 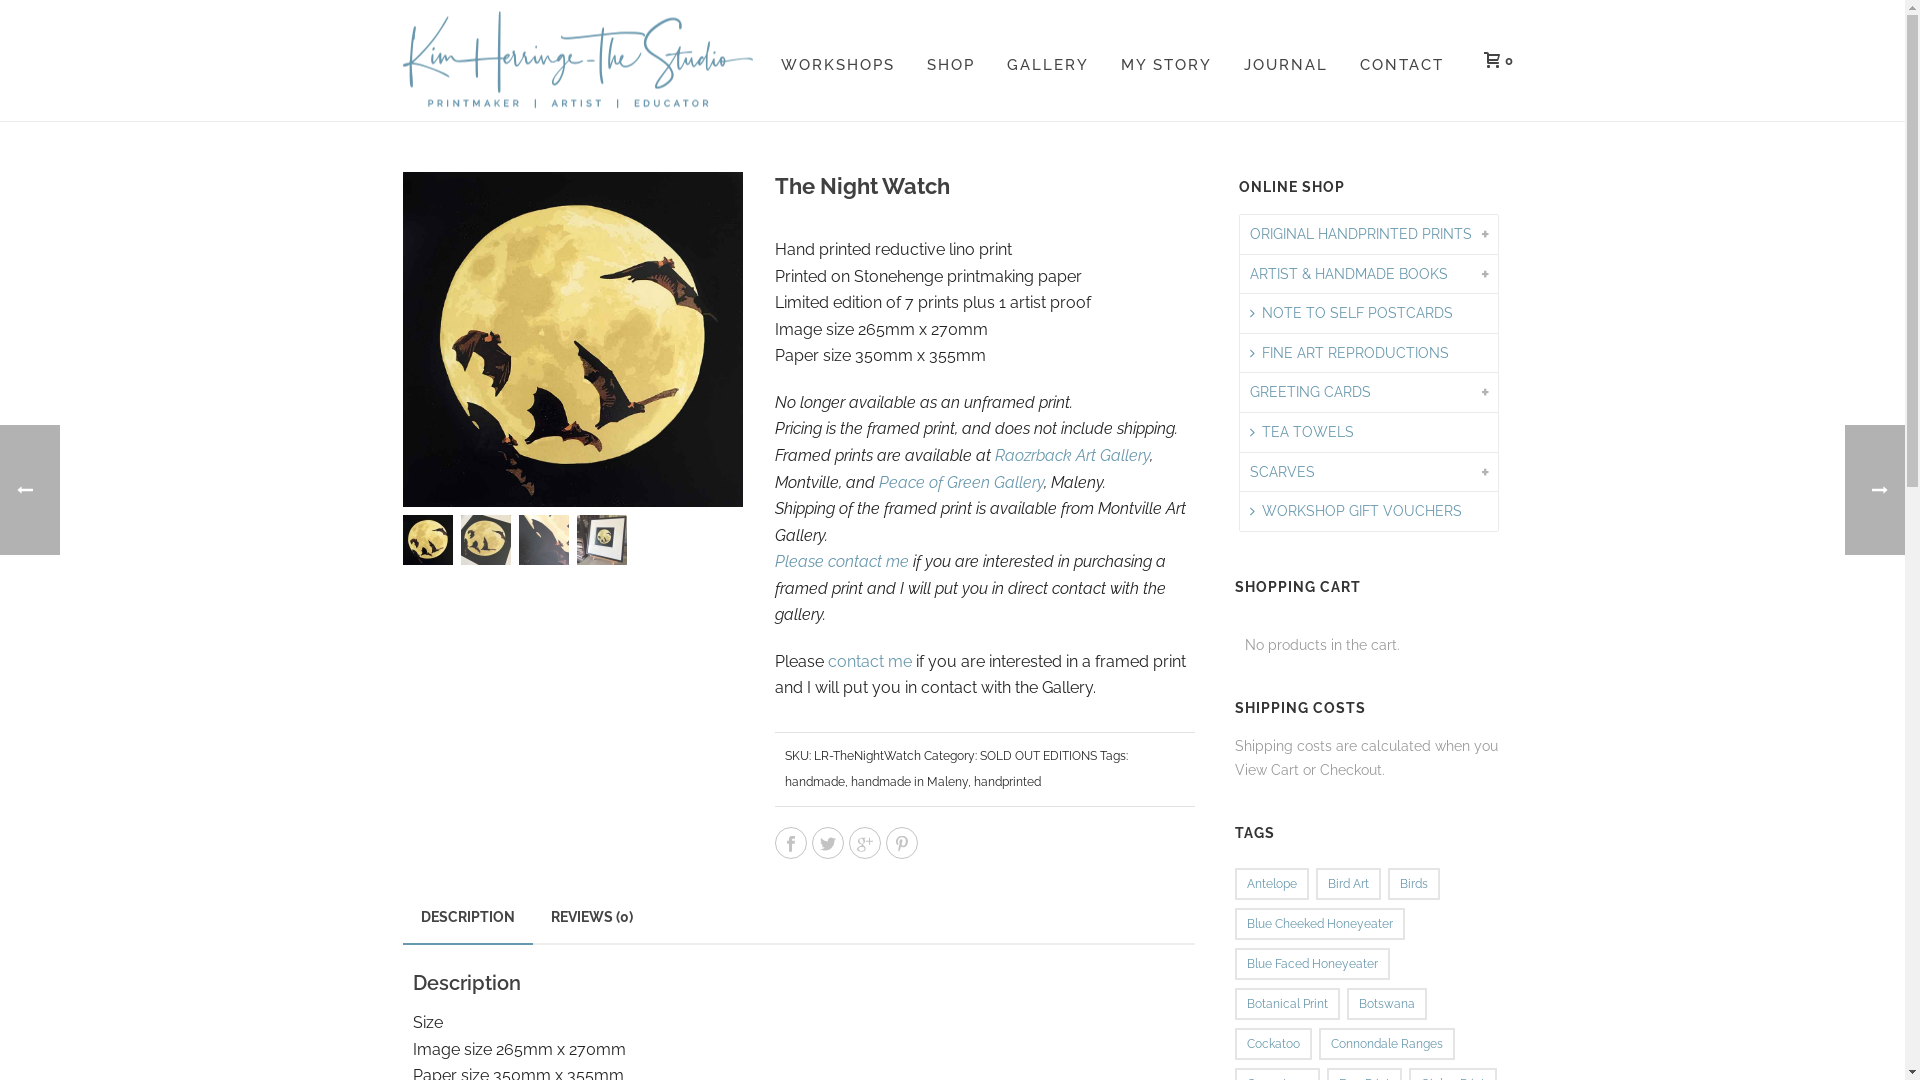 What do you see at coordinates (1233, 924) in the screenshot?
I see `'Blue Cheeked Honeyeater'` at bounding box center [1233, 924].